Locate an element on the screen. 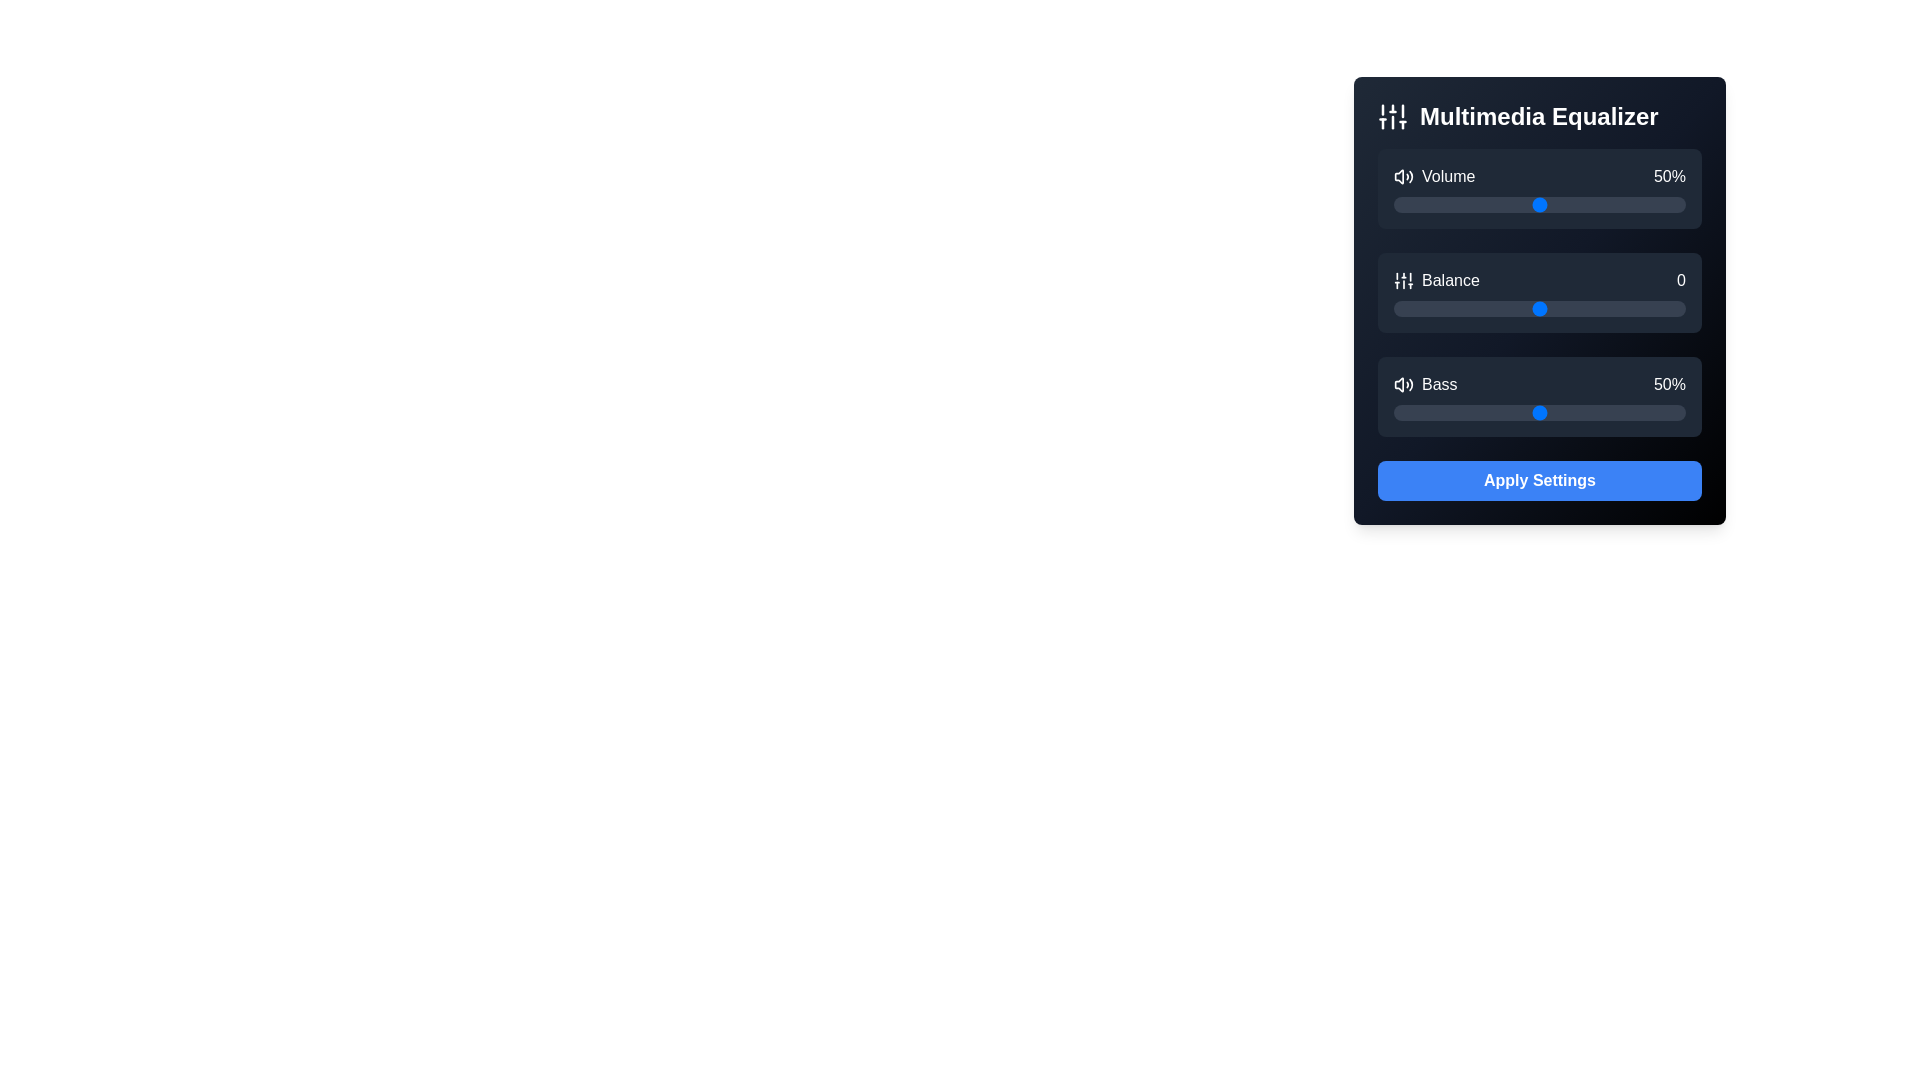  the volume level is located at coordinates (1565, 204).